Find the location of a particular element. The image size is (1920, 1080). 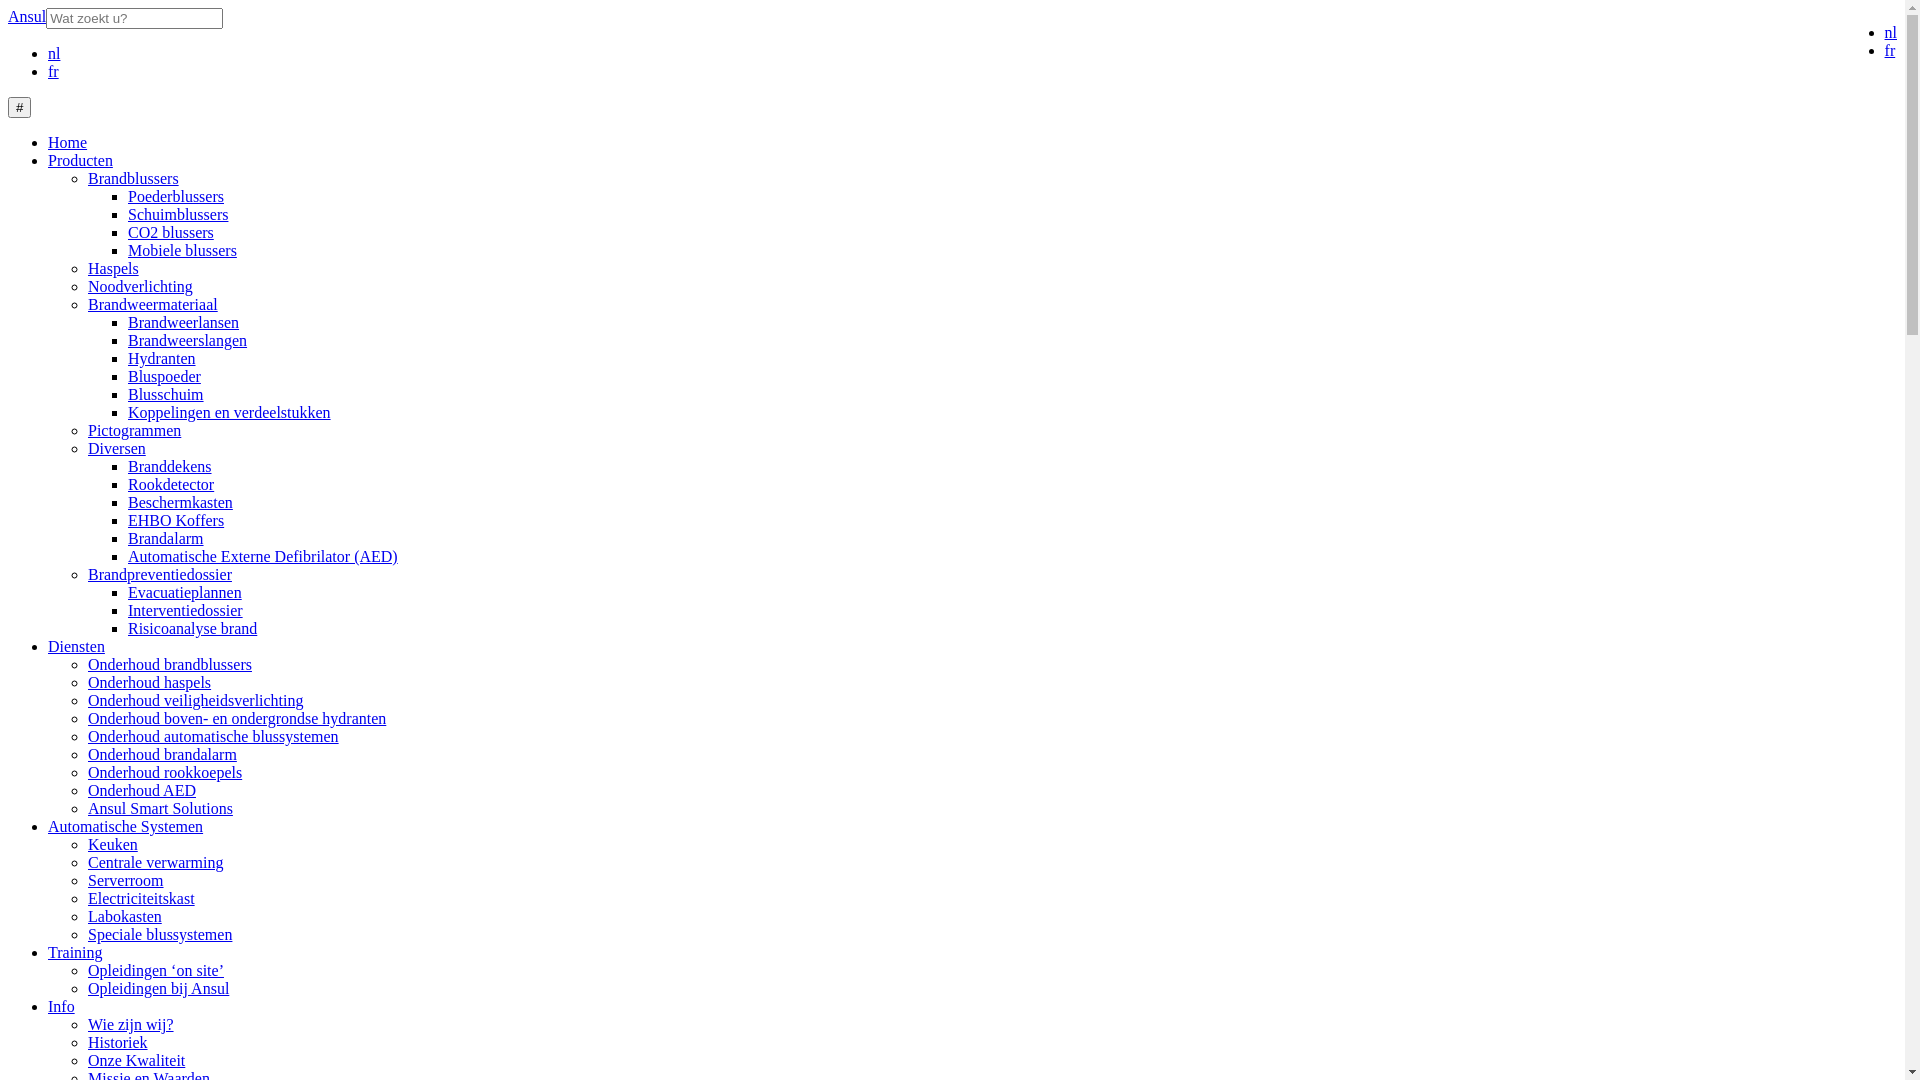

'Onderhoud veiligheidsverlichting' is located at coordinates (196, 699).